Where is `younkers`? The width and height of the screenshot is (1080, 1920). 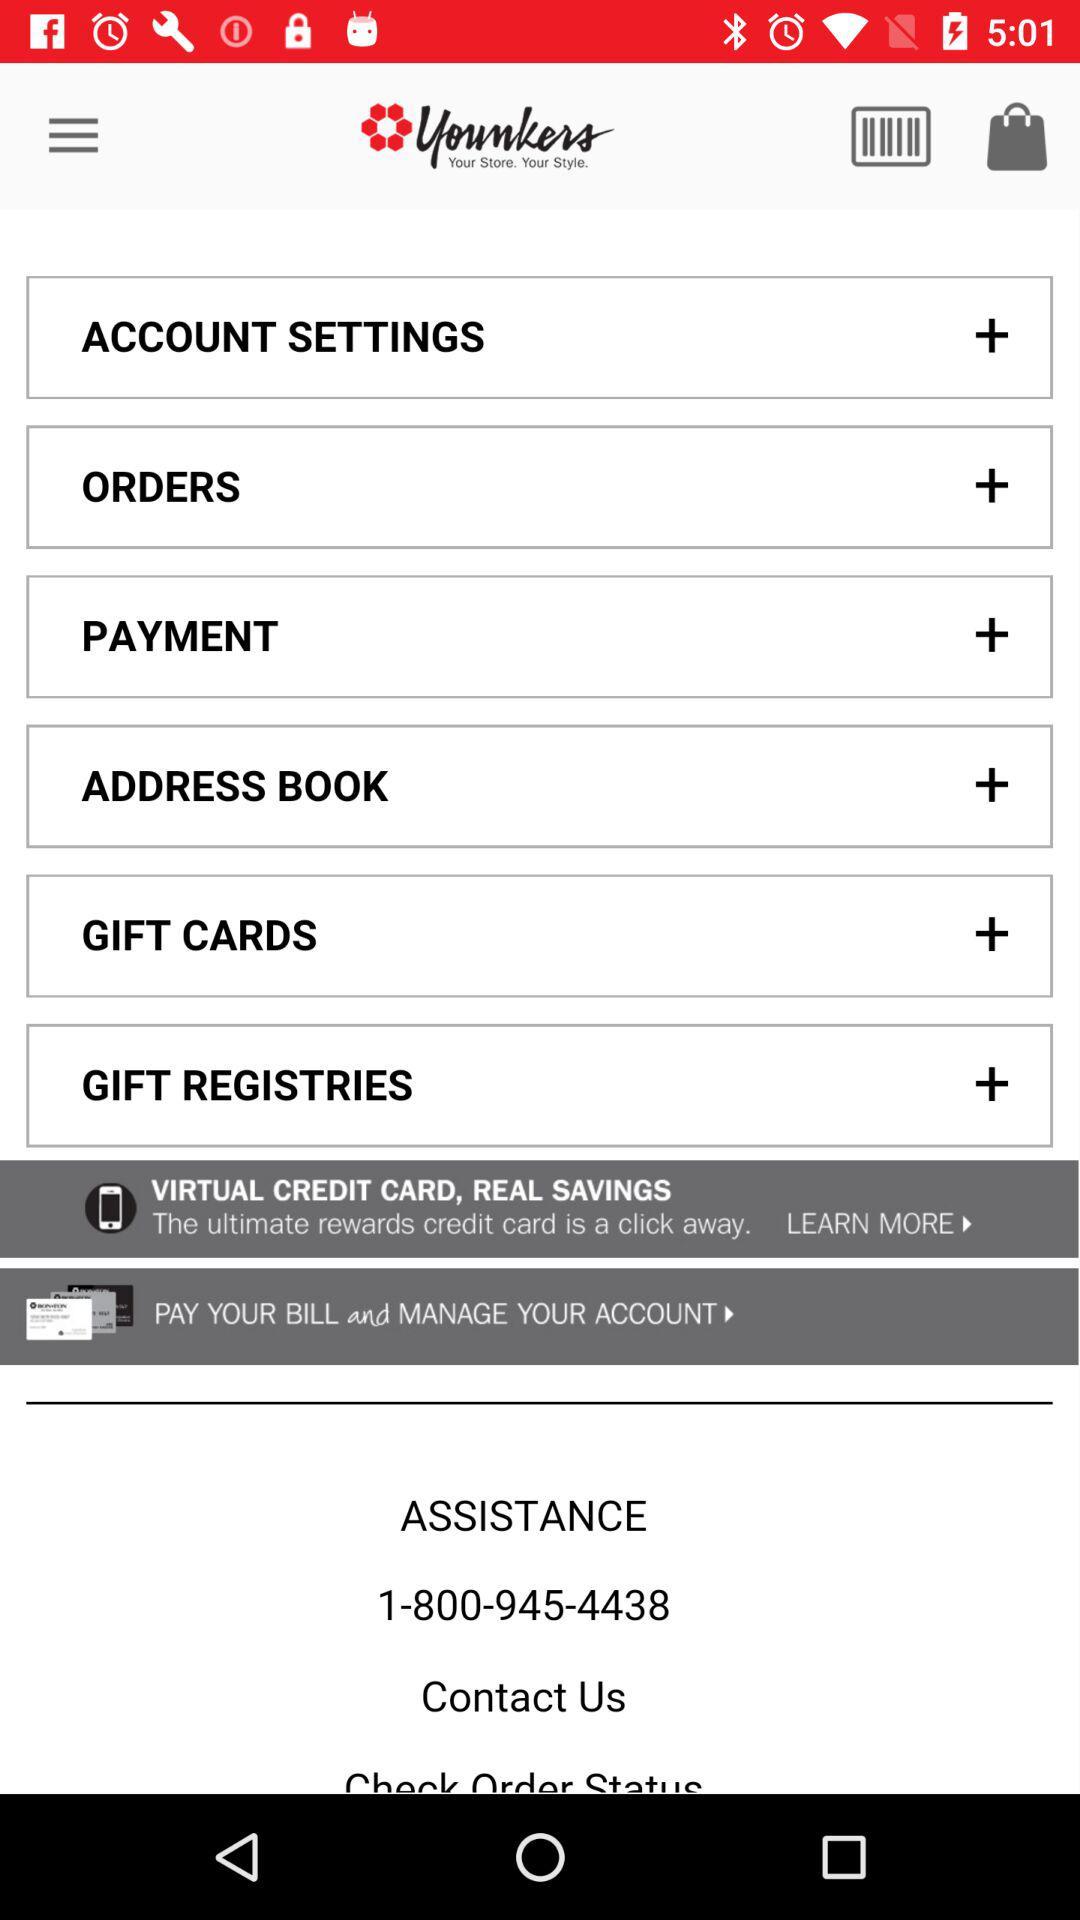 younkers is located at coordinates (487, 135).